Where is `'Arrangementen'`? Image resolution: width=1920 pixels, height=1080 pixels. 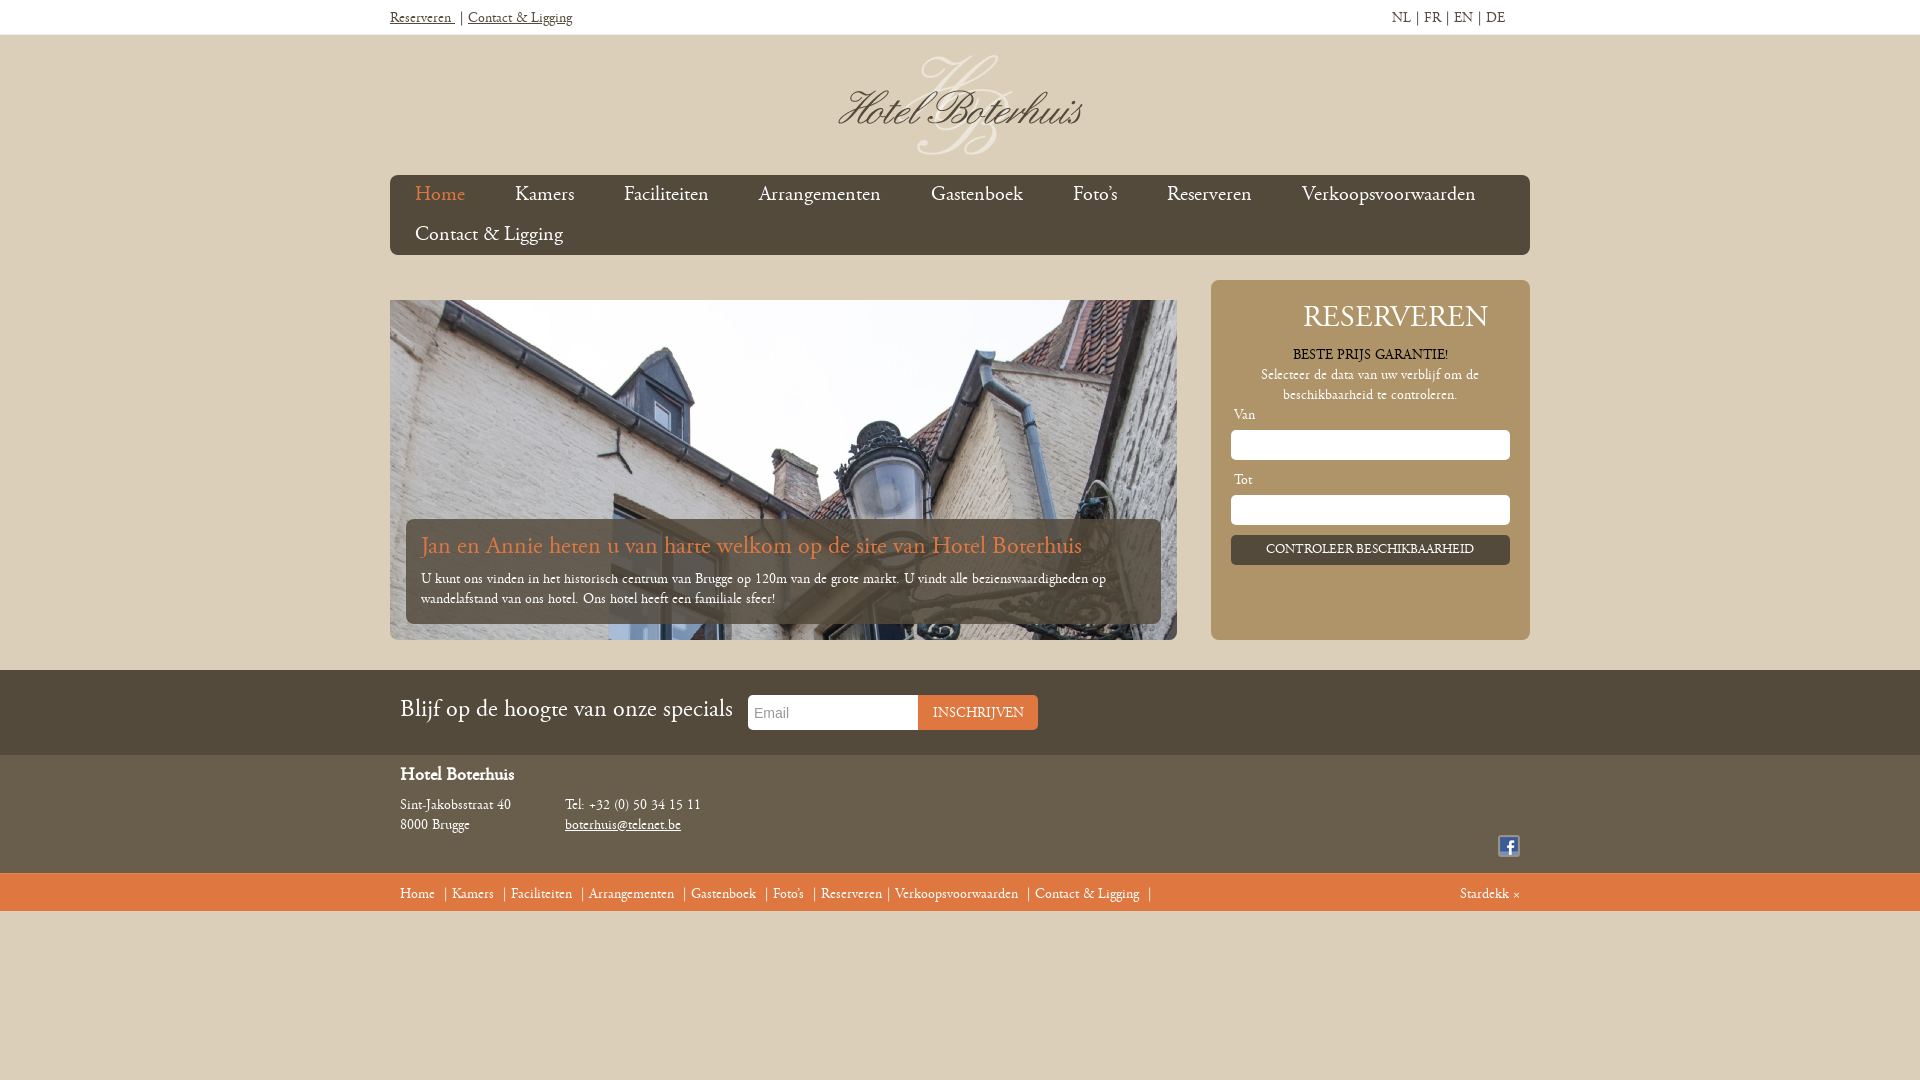 'Arrangementen' is located at coordinates (630, 893).